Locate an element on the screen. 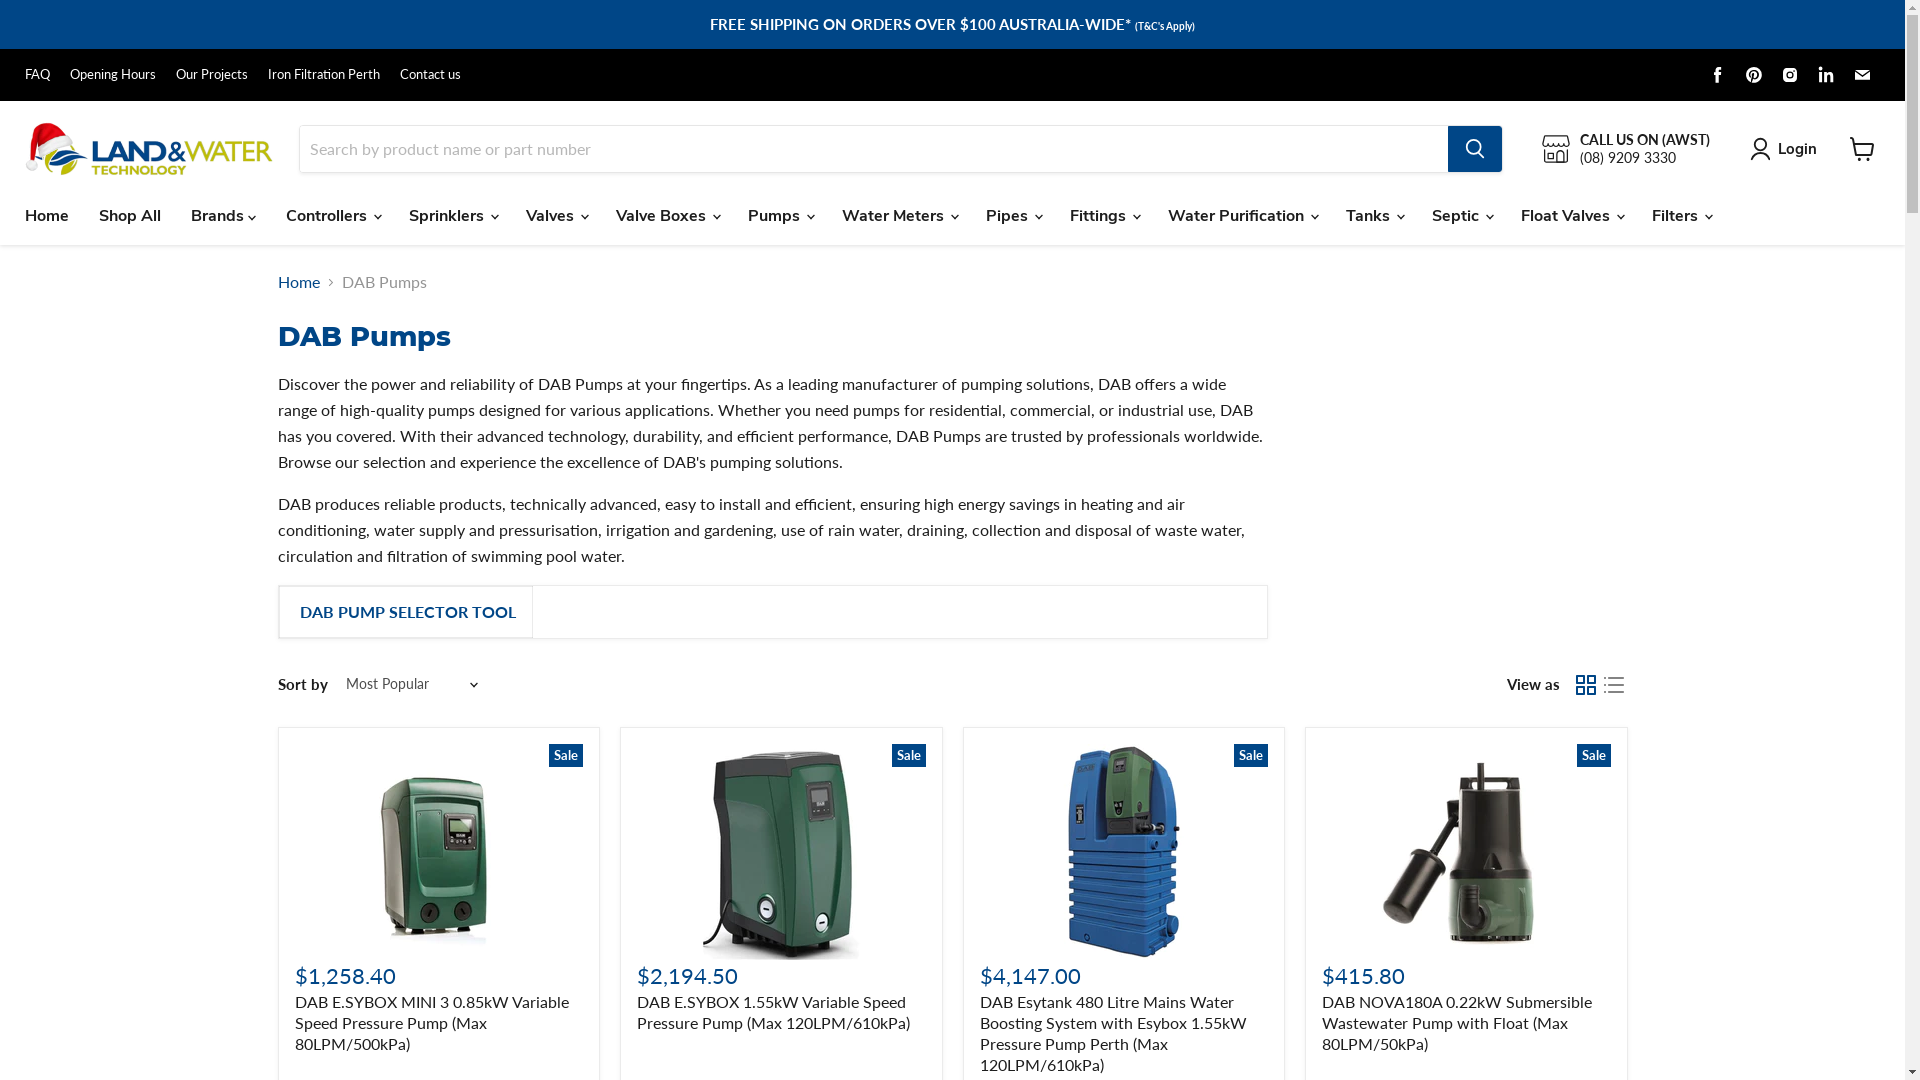 The width and height of the screenshot is (1920, 1080). 'FAQ' is located at coordinates (37, 73).